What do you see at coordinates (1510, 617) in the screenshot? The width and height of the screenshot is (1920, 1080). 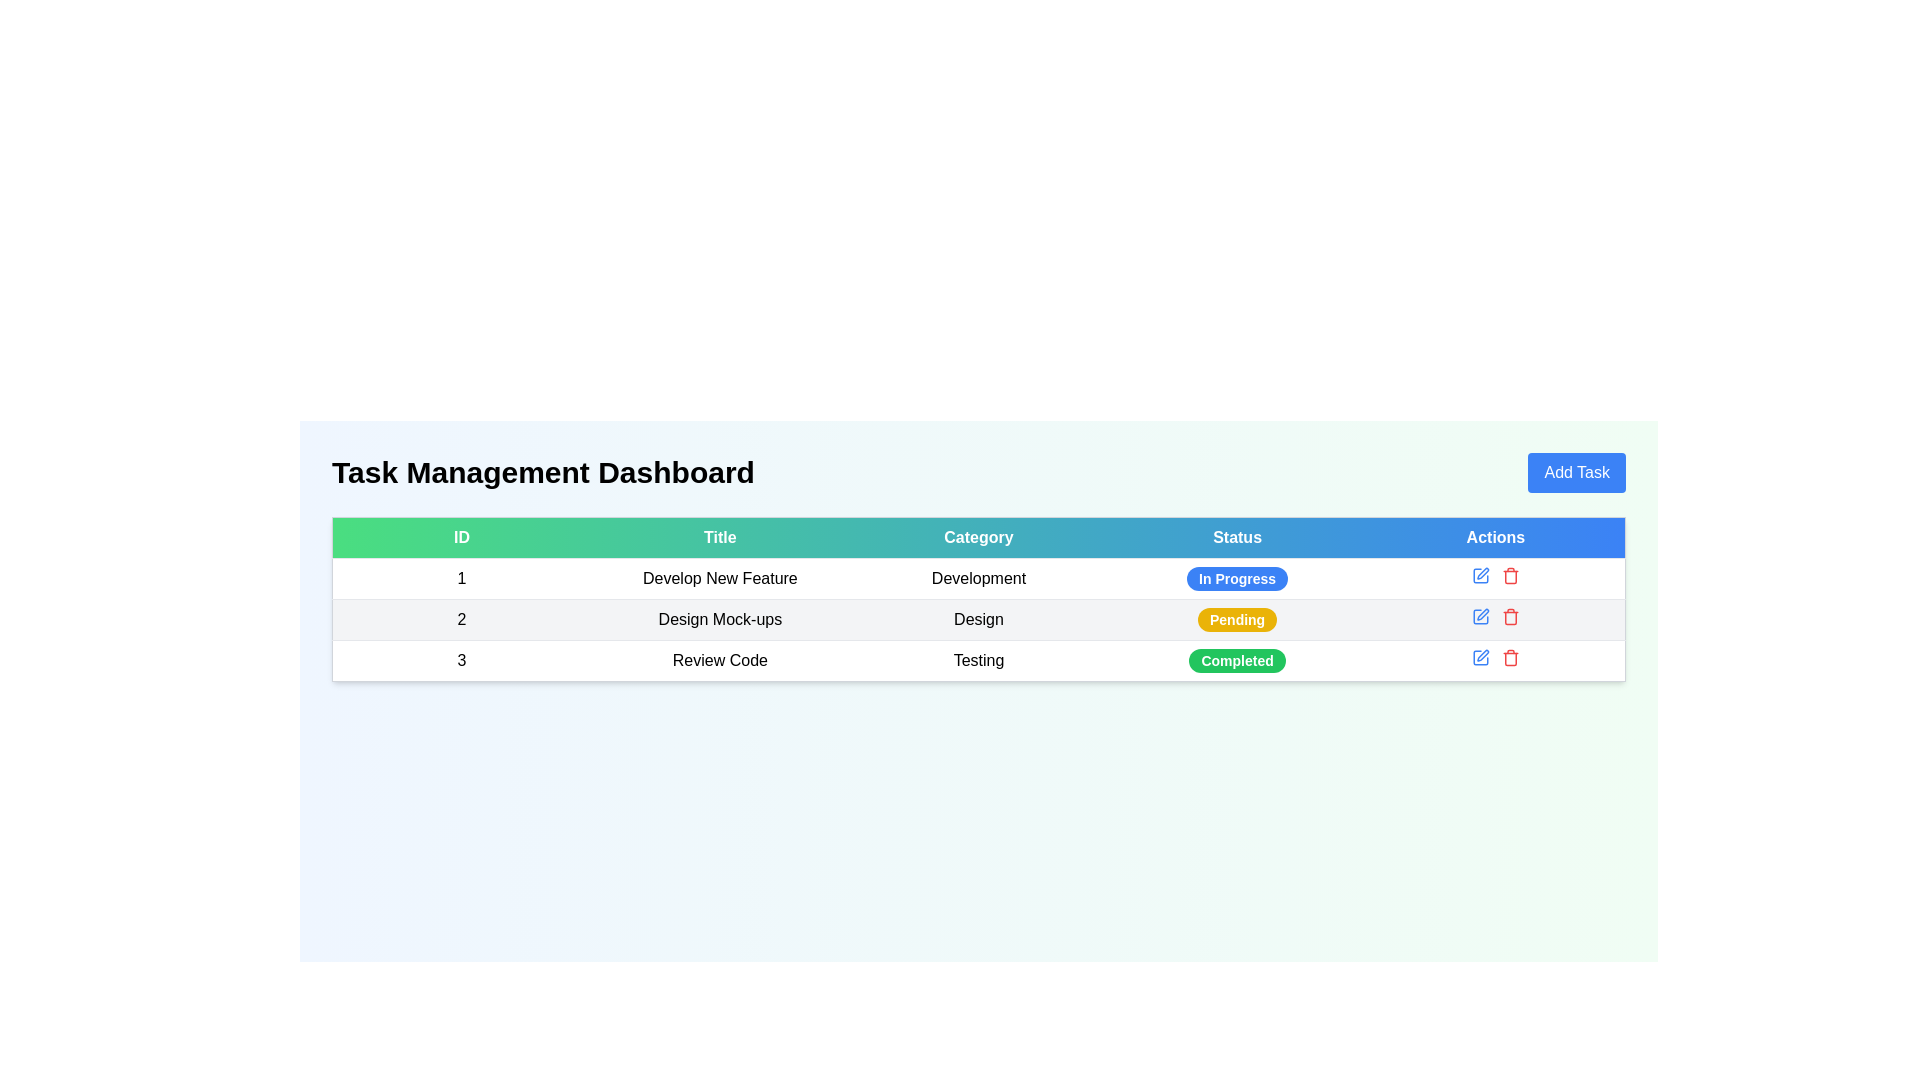 I see `the trash/delete icon for the 'Design Mock-ups' task entry in the Actions column of the task management dashboard` at bounding box center [1510, 617].